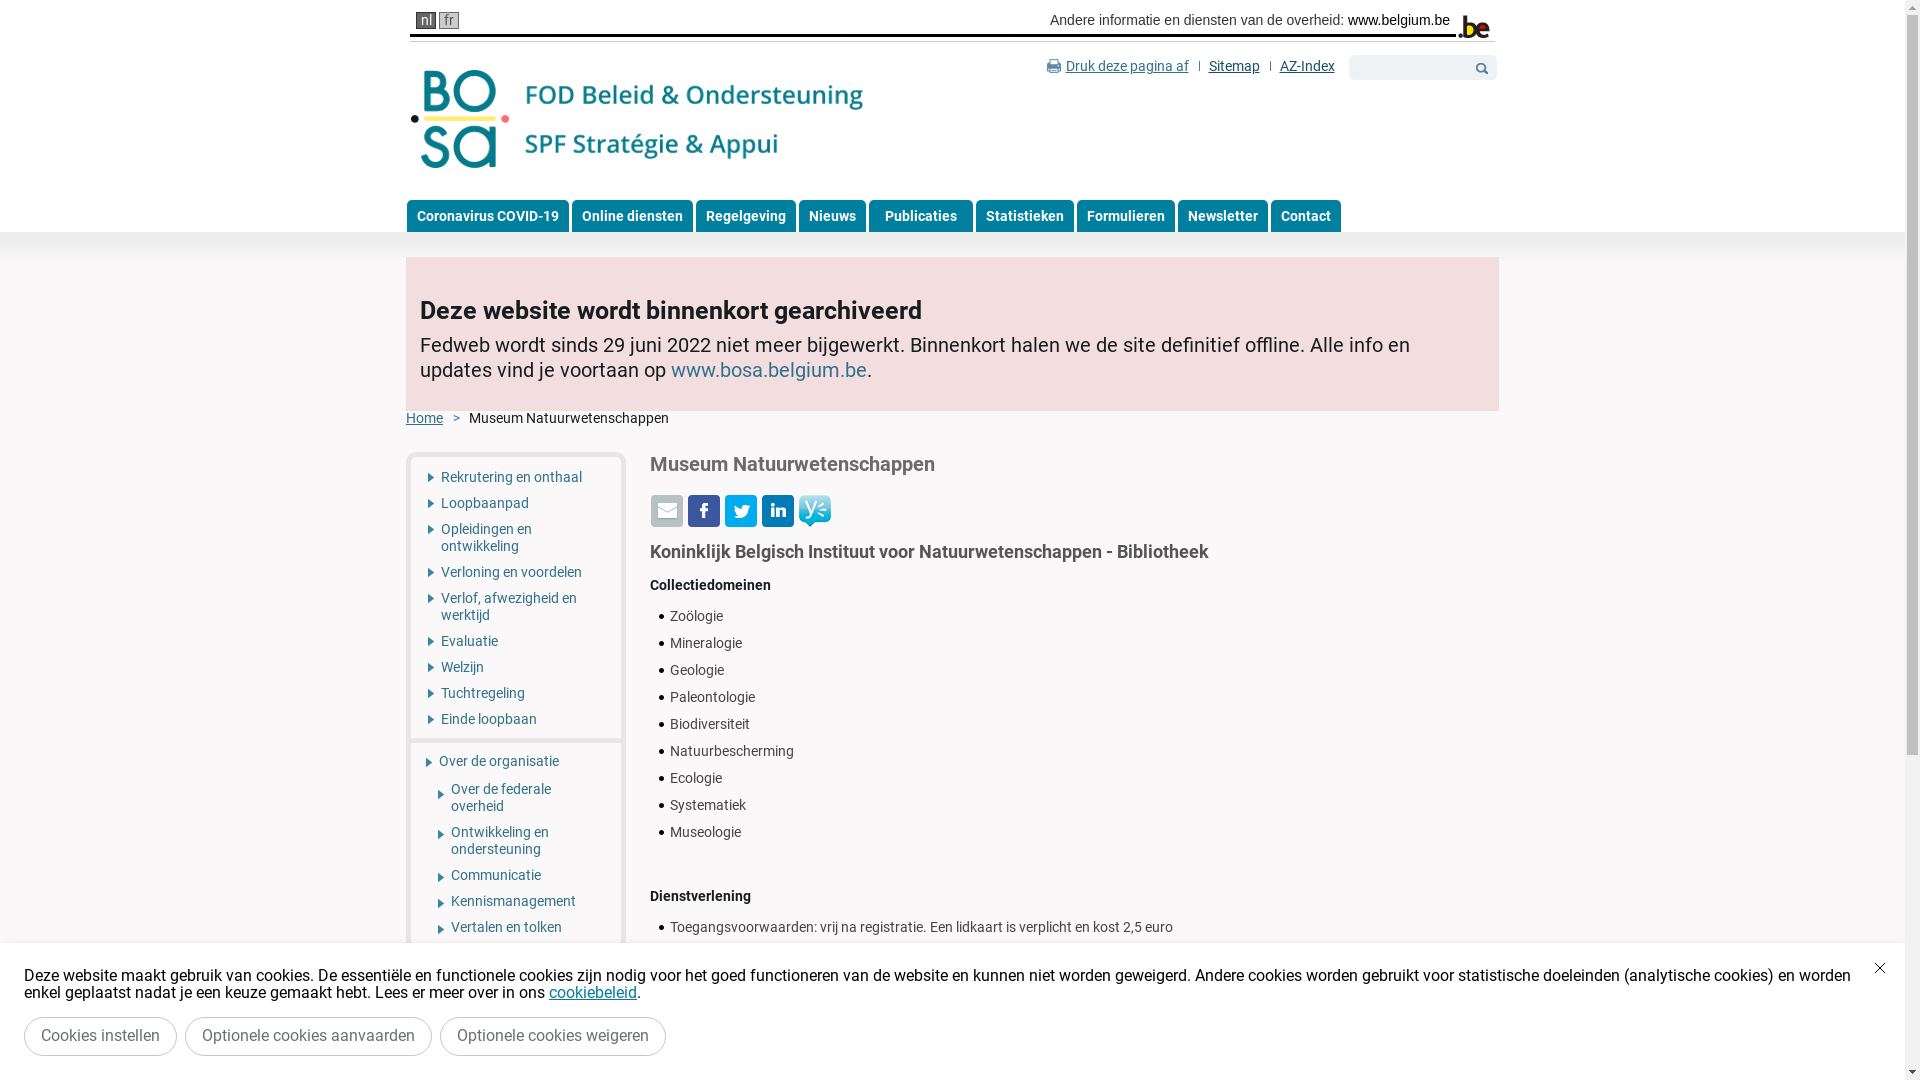 The image size is (1920, 1080). What do you see at coordinates (410, 840) in the screenshot?
I see `'Ontwikkeling en ondersteuning'` at bounding box center [410, 840].